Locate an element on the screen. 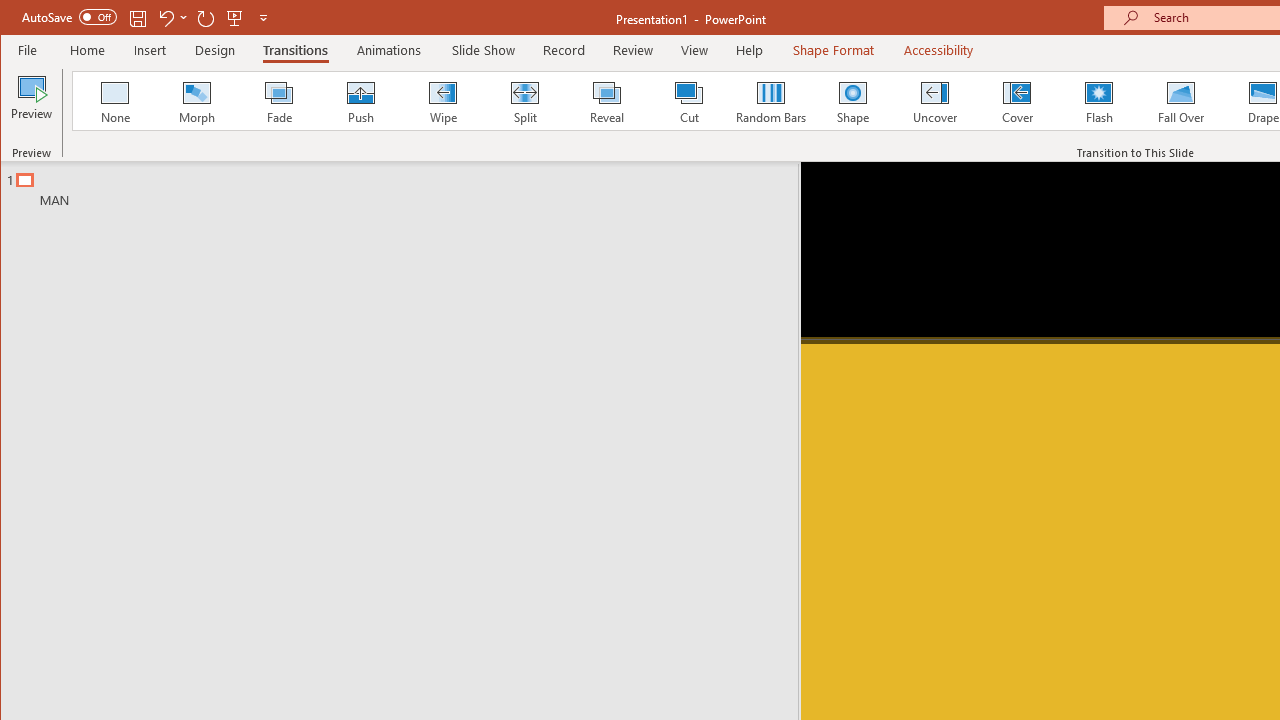  'Push' is located at coordinates (360, 100).